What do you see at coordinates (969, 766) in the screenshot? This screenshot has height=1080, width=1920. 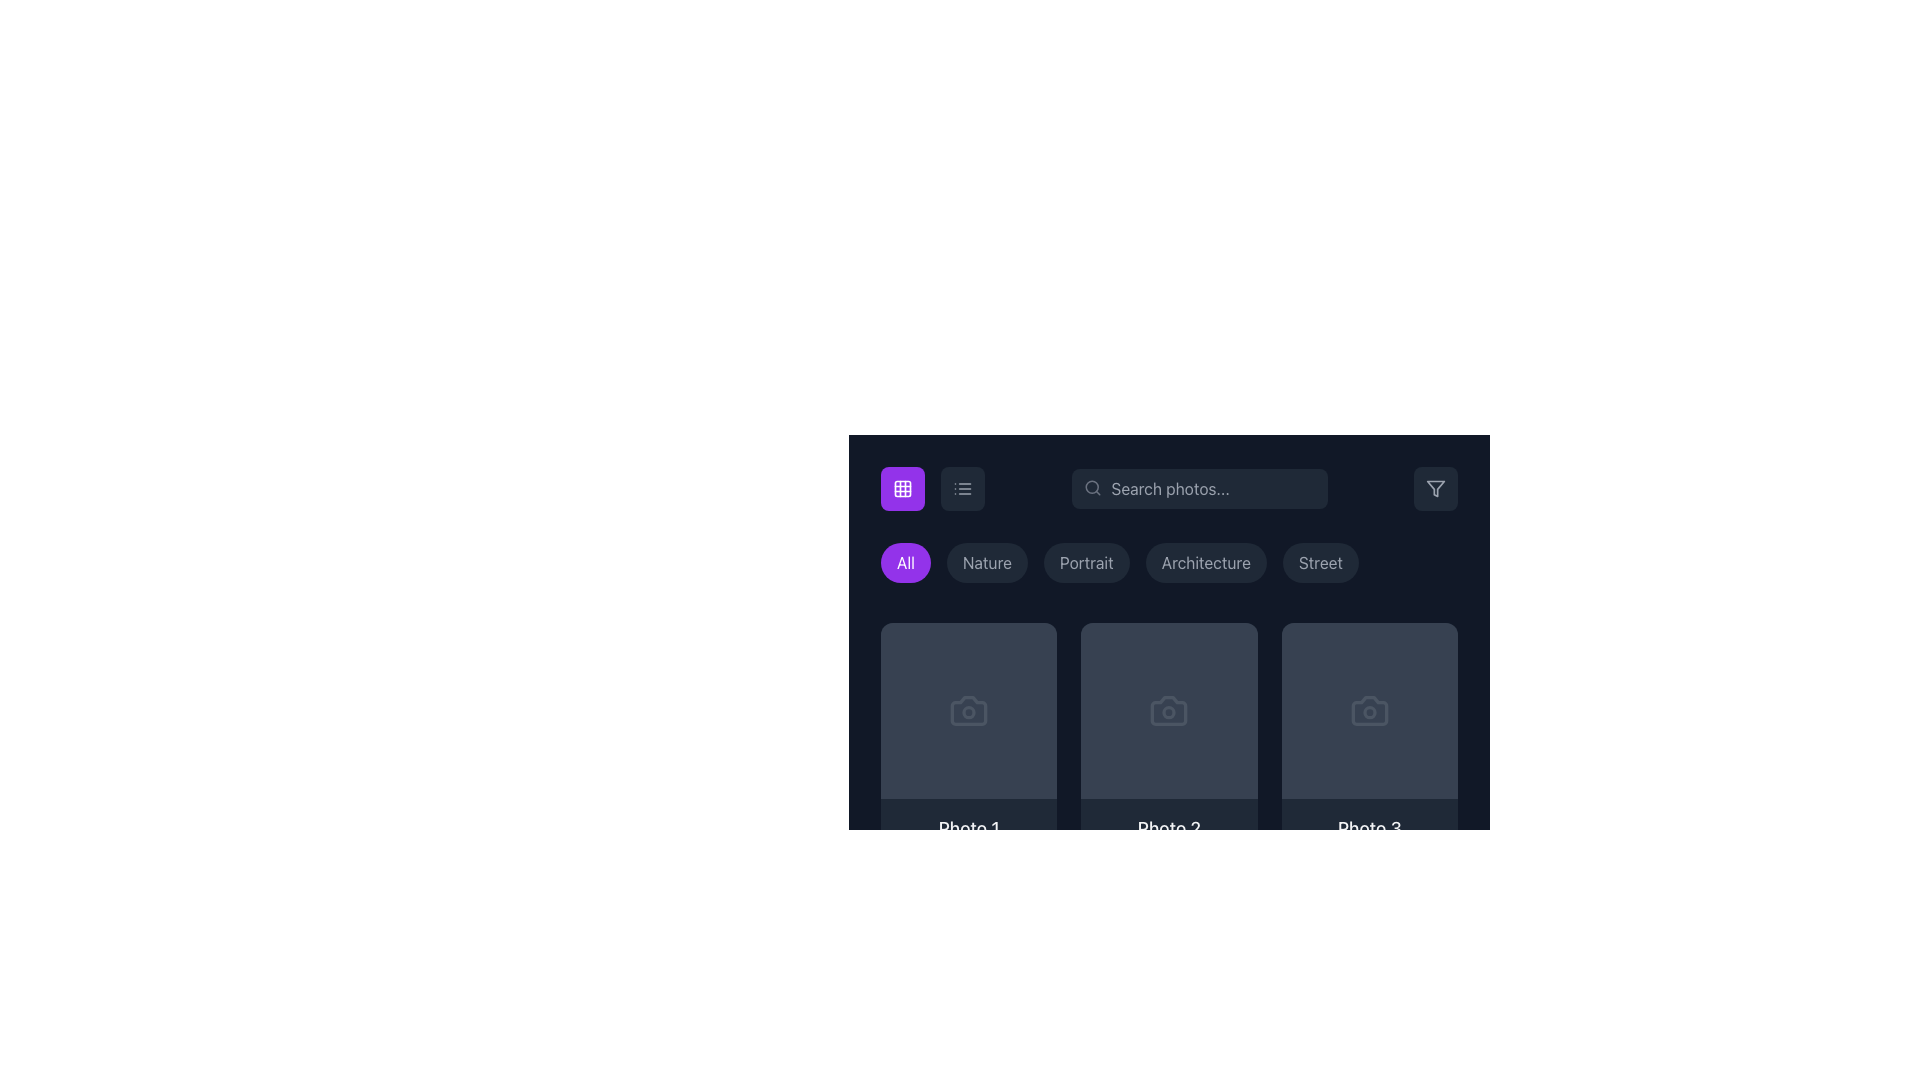 I see `the first Card component` at bounding box center [969, 766].